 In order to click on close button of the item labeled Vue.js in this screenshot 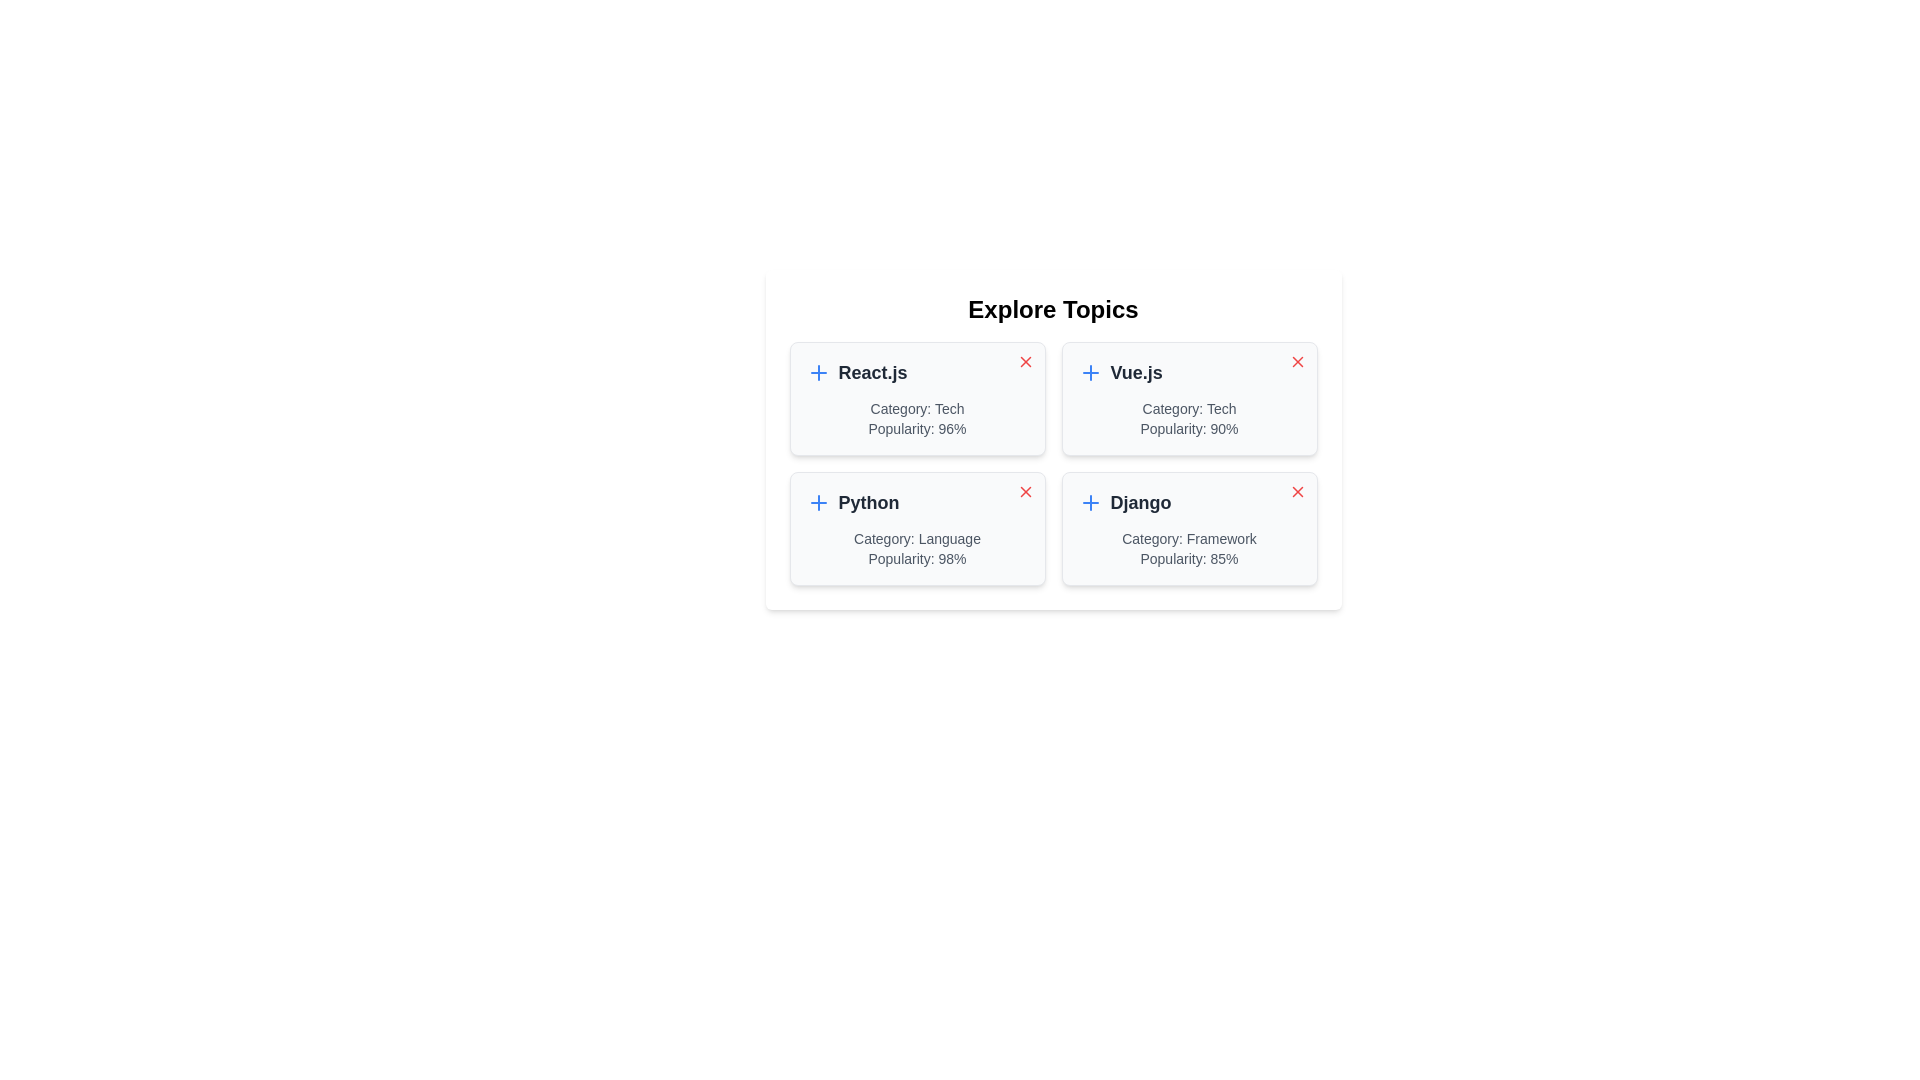, I will do `click(1297, 362)`.